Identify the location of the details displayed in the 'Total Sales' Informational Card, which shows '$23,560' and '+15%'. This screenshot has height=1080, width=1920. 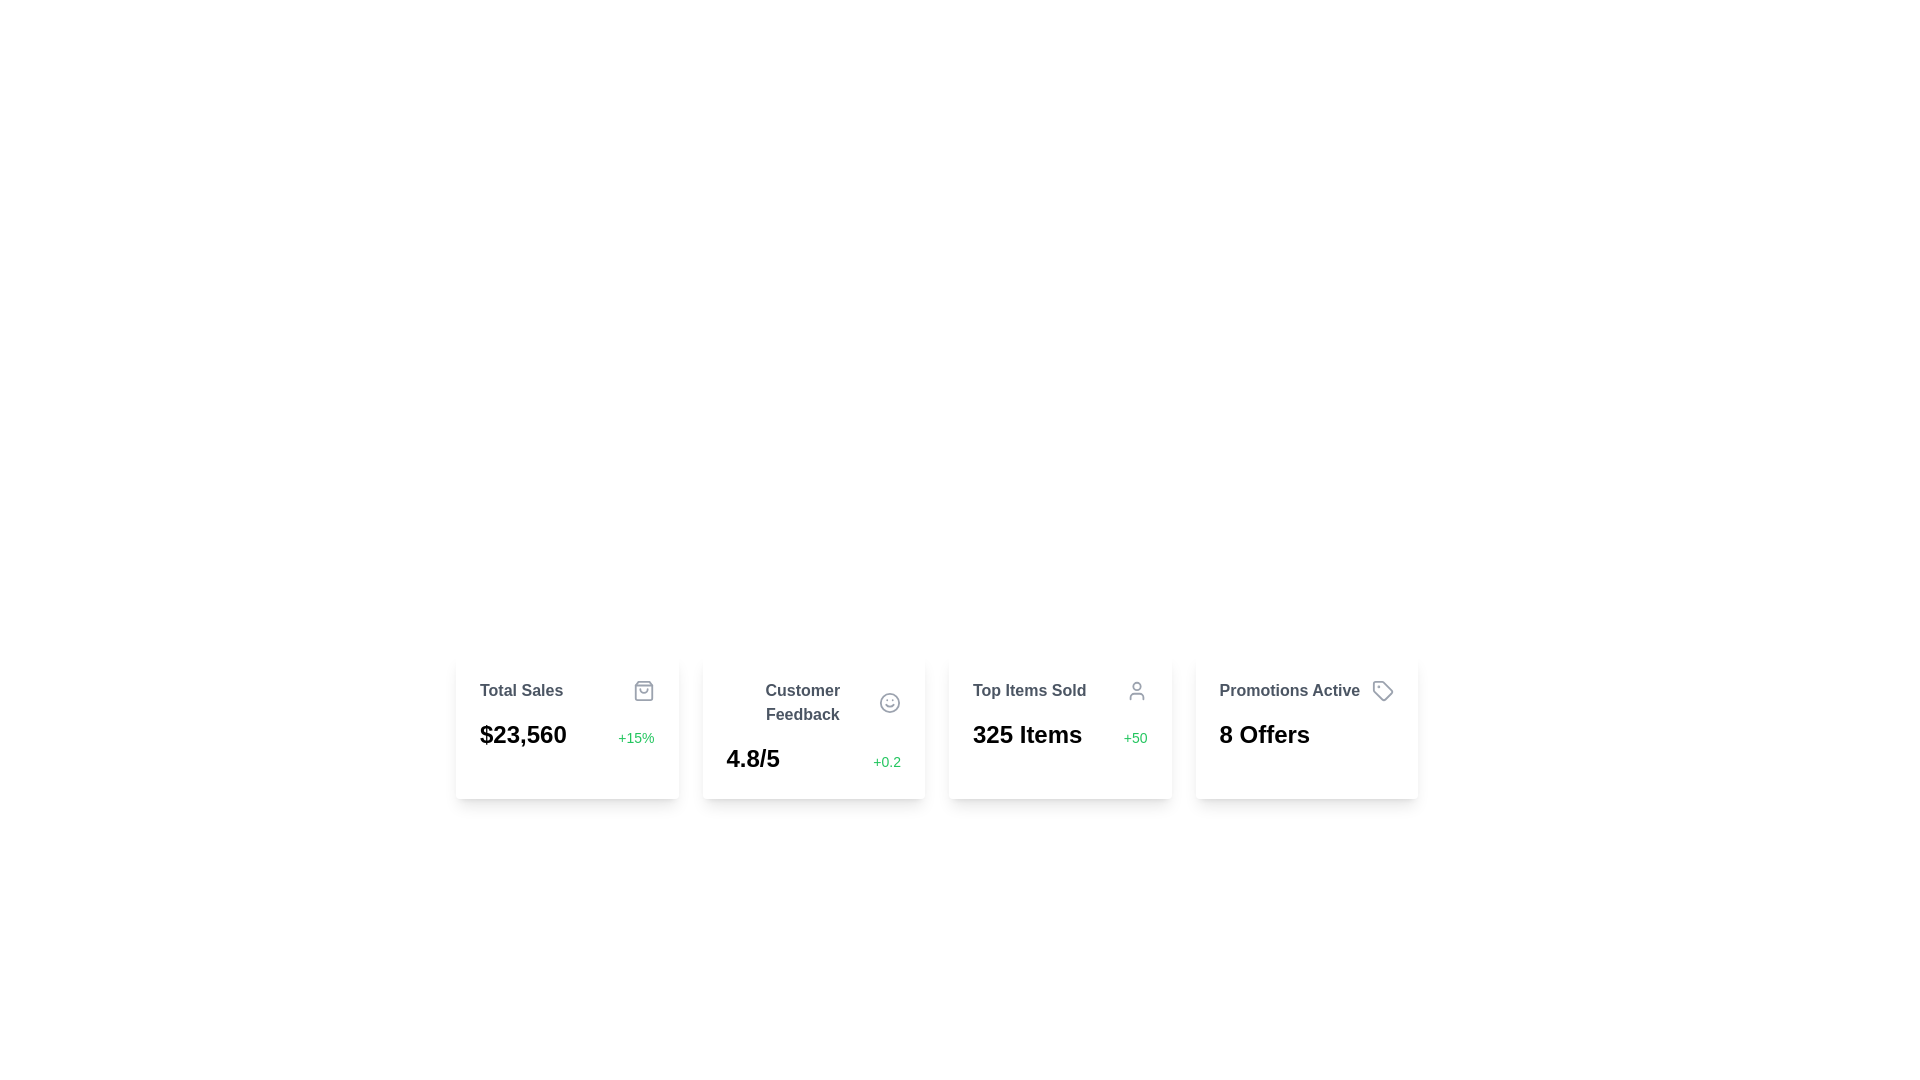
(566, 726).